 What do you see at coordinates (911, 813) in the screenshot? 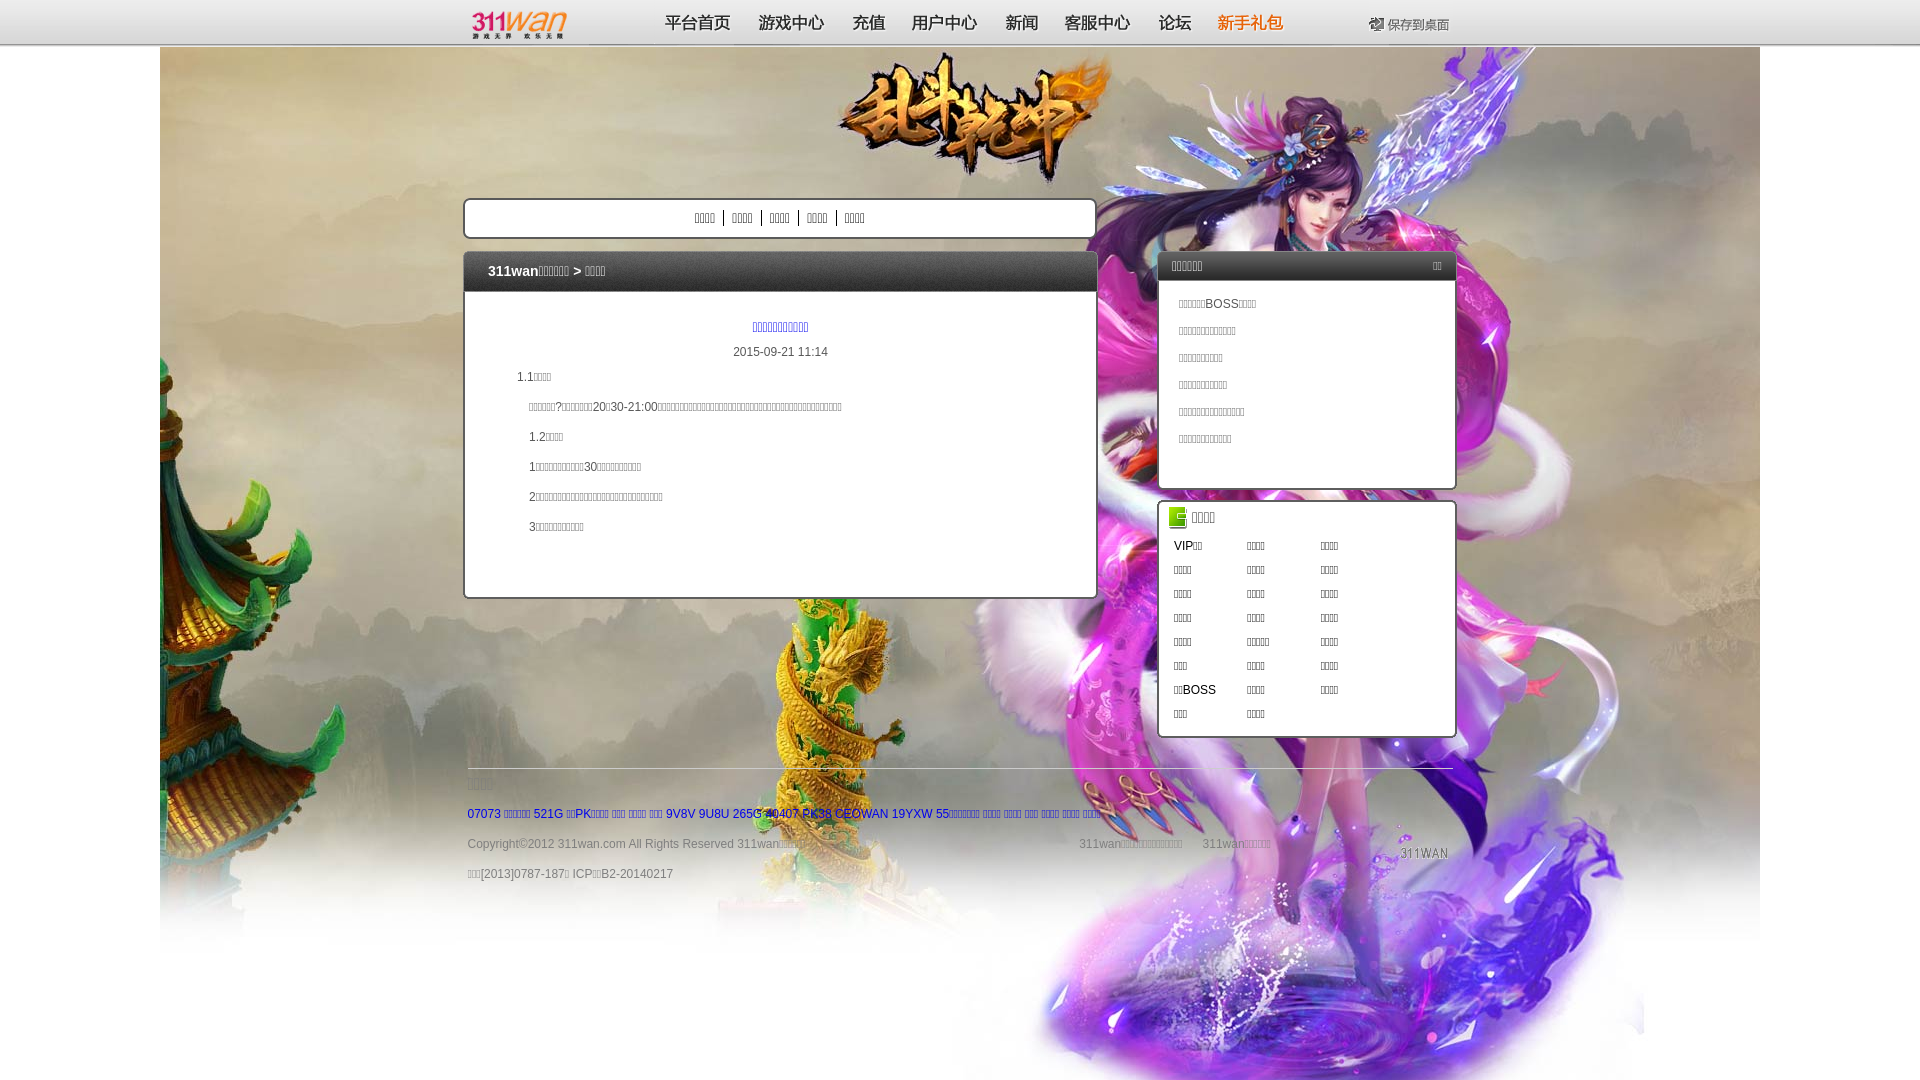
I see `'19YXW'` at bounding box center [911, 813].